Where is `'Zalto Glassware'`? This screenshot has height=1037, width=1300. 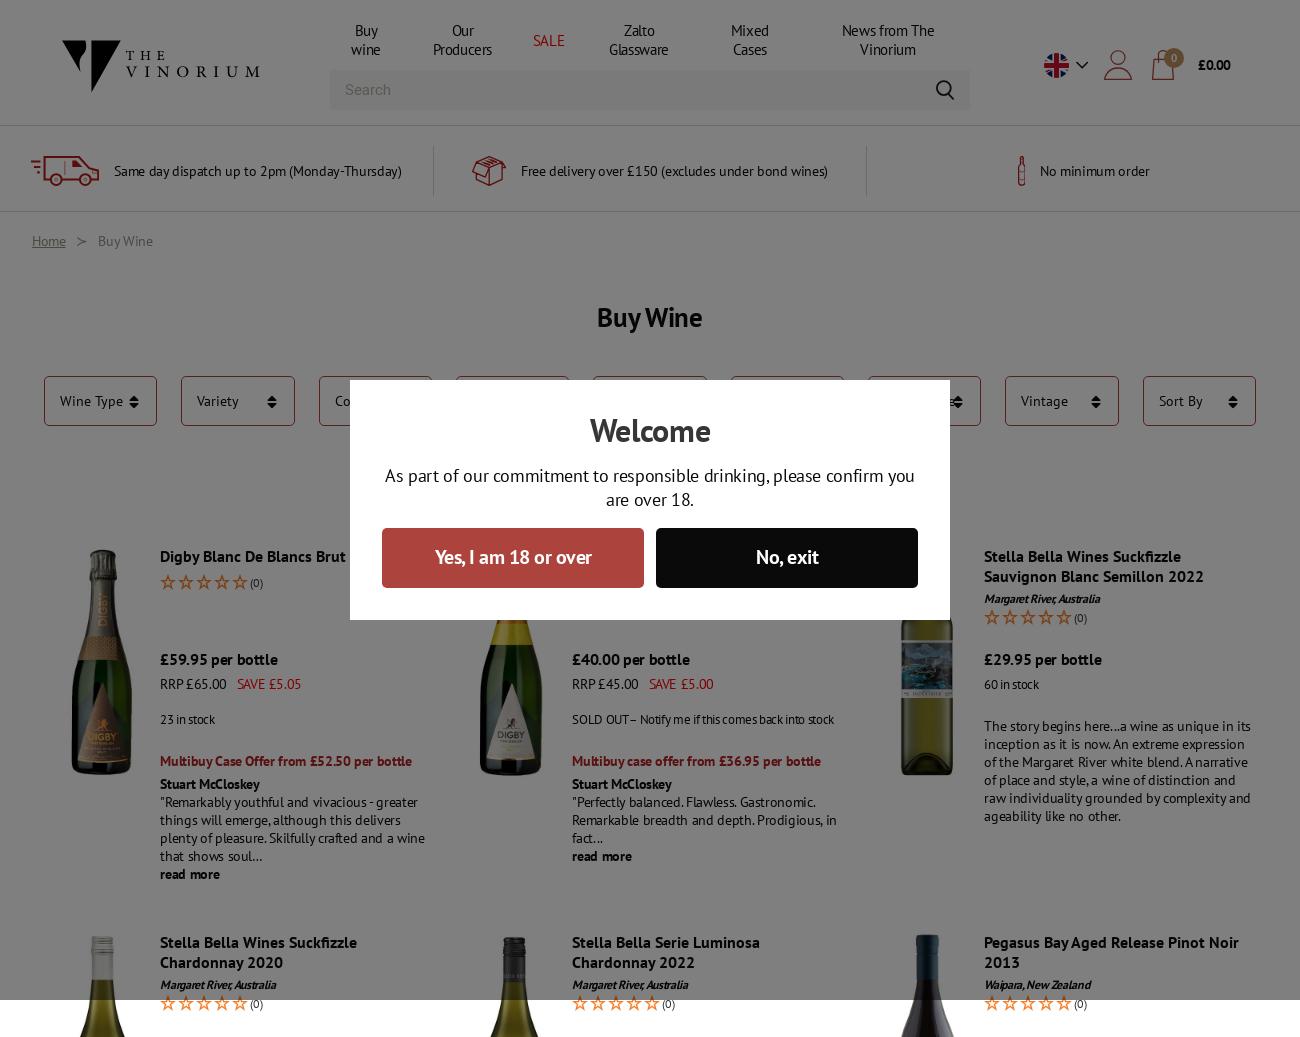 'Zalto Glassware' is located at coordinates (609, 39).